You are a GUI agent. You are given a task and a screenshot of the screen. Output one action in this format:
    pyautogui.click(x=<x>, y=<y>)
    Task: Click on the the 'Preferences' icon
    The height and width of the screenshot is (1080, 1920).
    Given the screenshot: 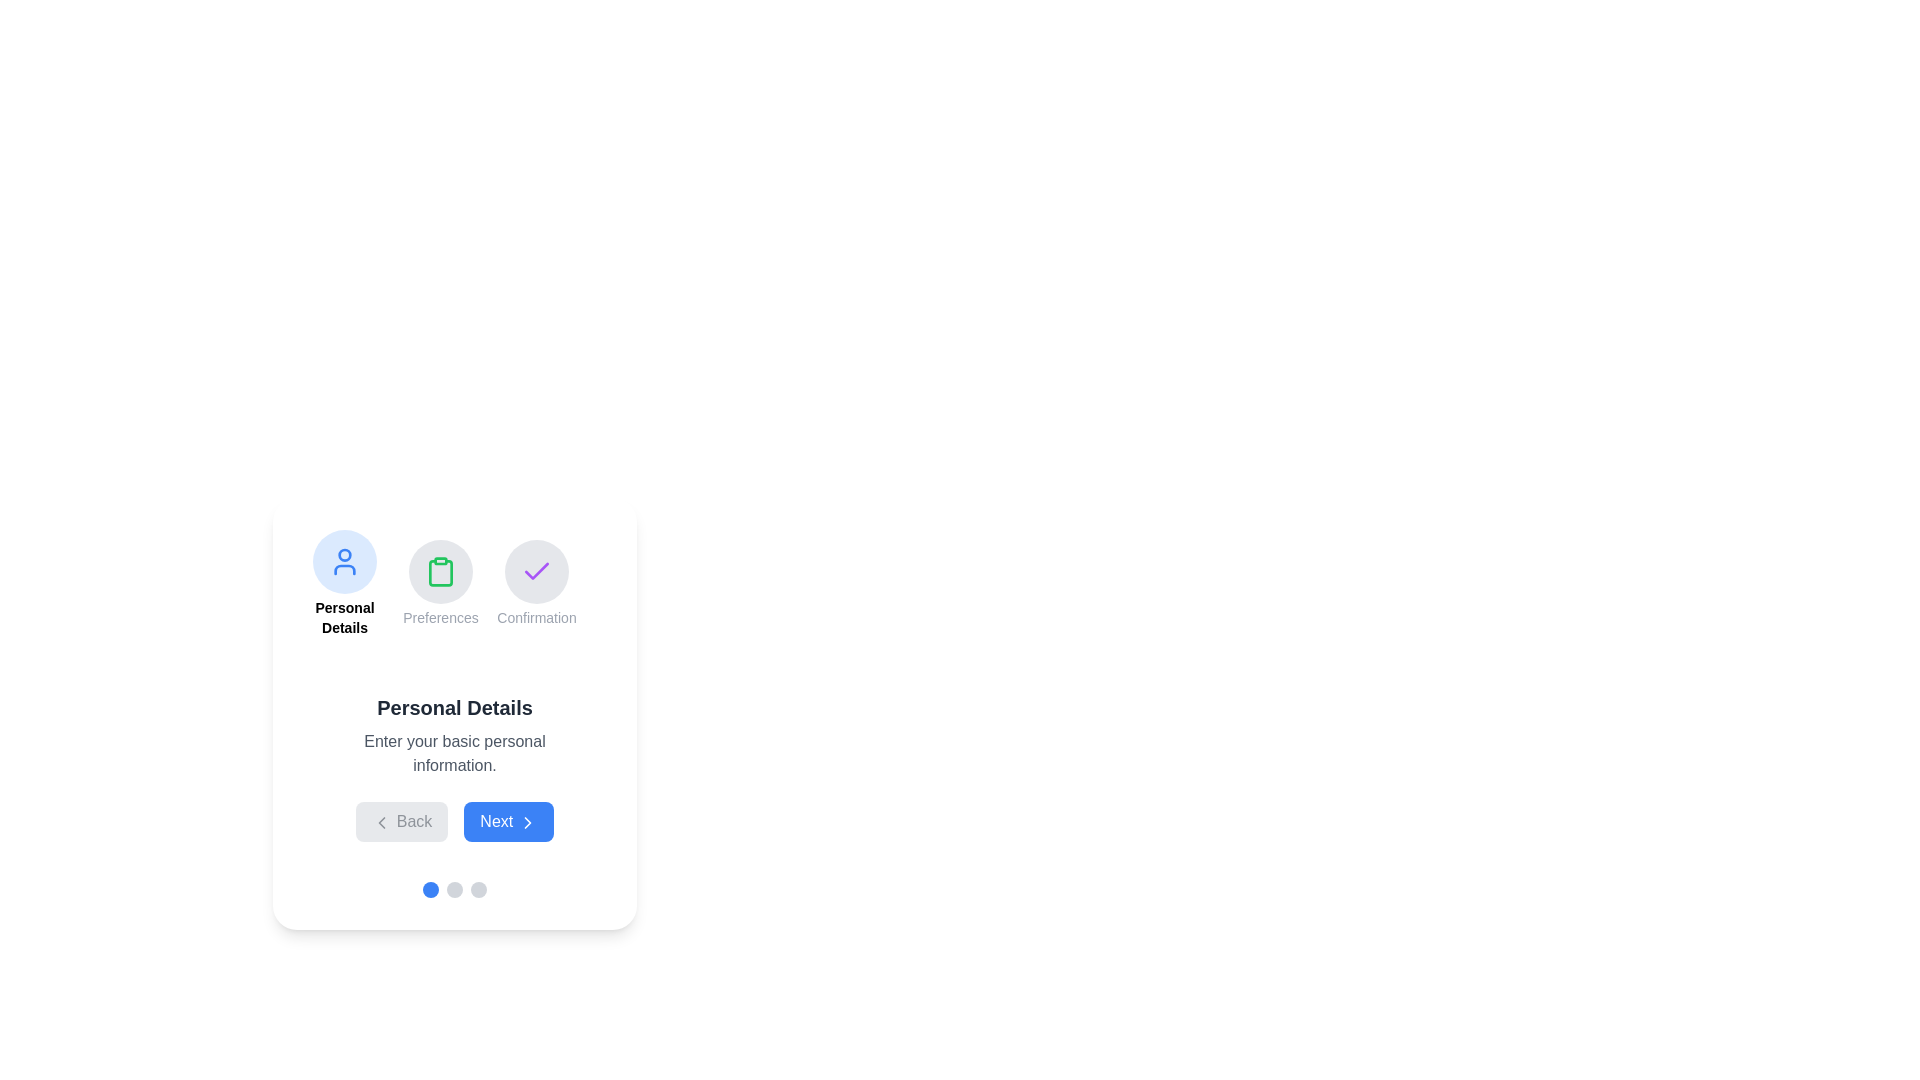 What is the action you would take?
    pyautogui.click(x=440, y=583)
    